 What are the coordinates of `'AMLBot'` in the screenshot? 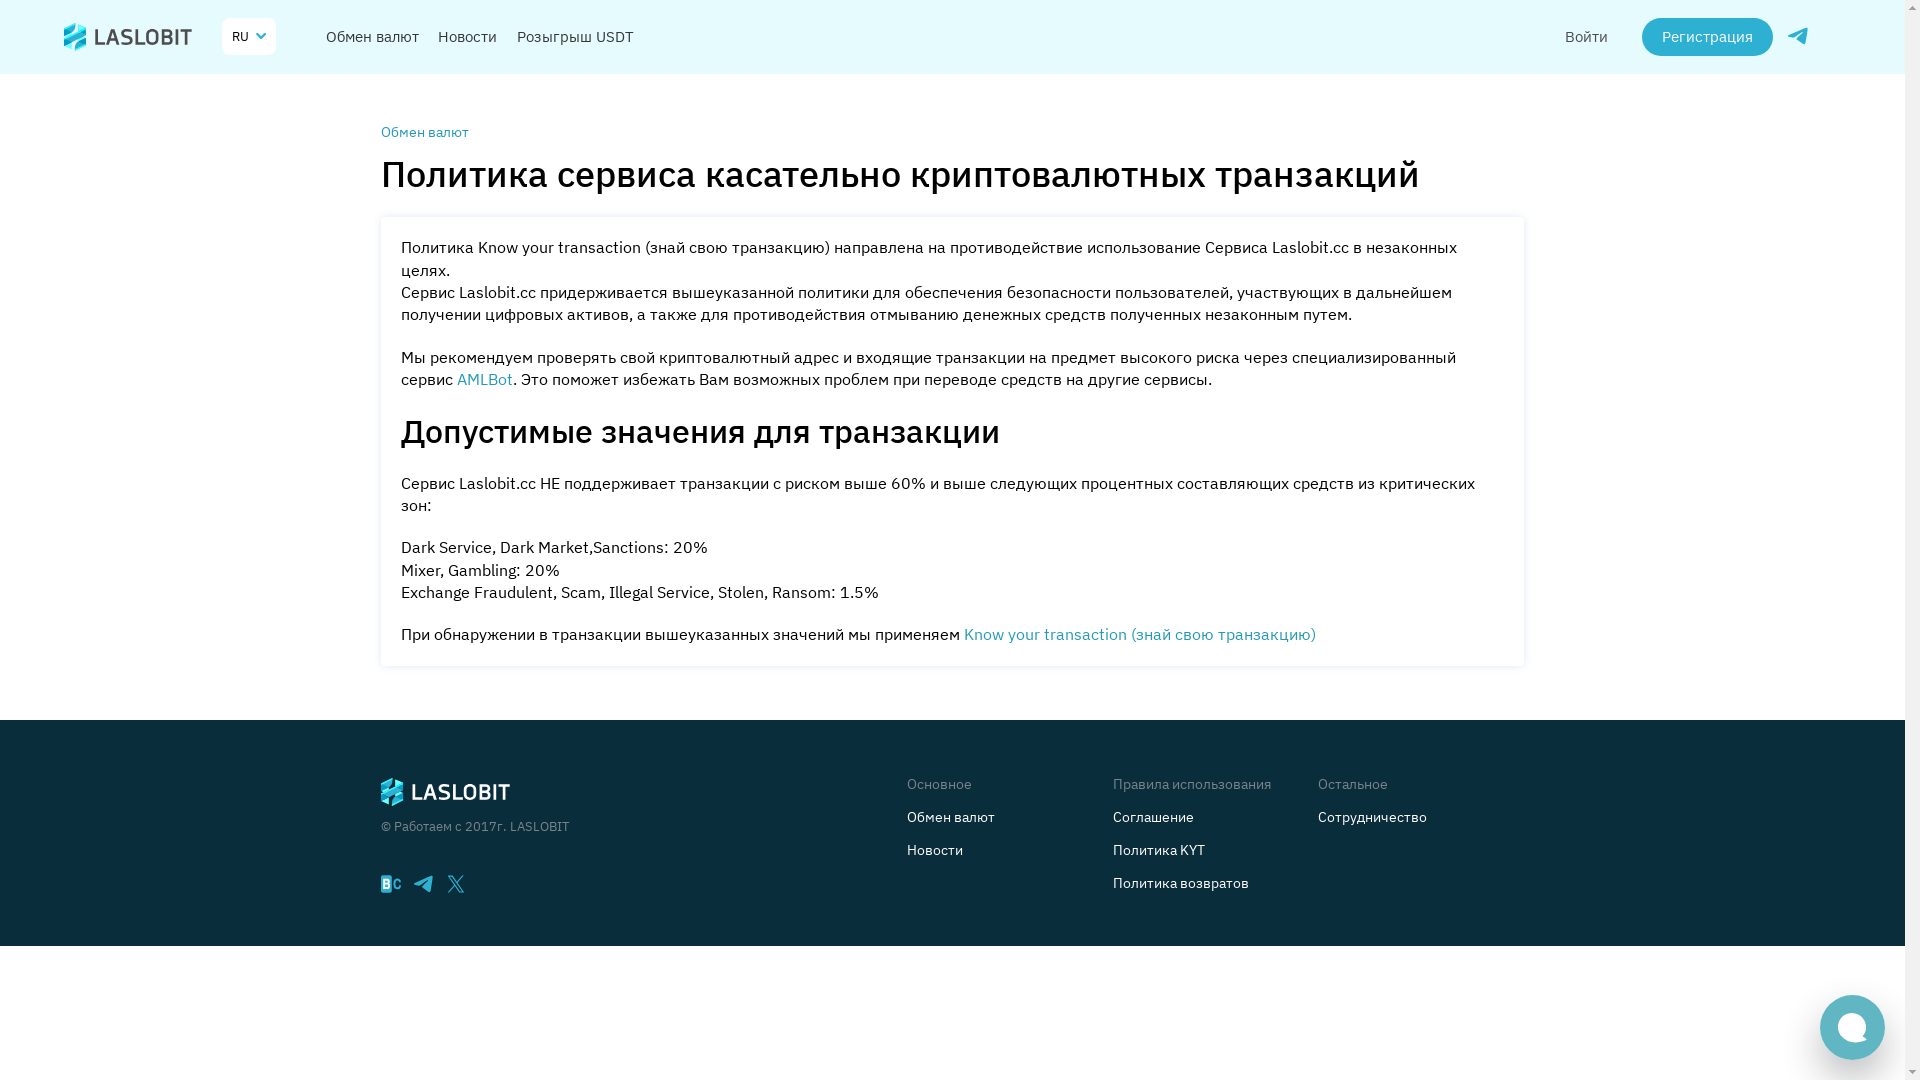 It's located at (489, 382).